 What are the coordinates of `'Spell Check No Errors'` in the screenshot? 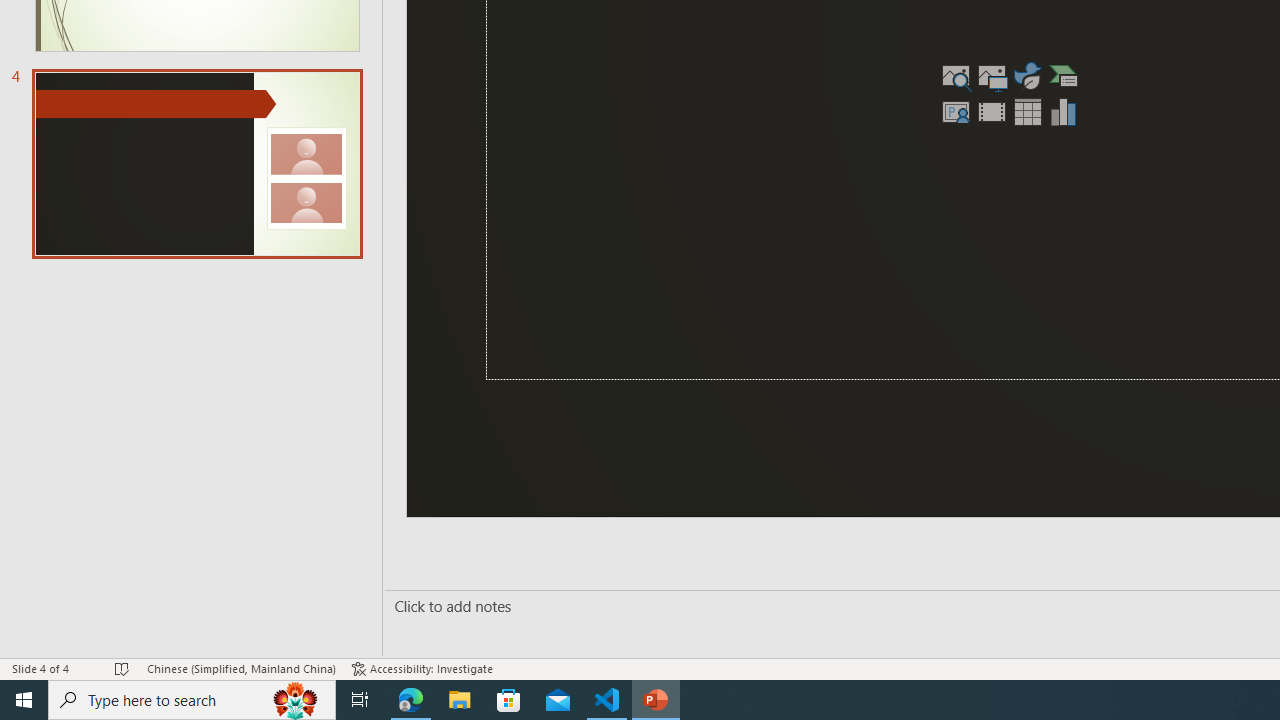 It's located at (122, 669).